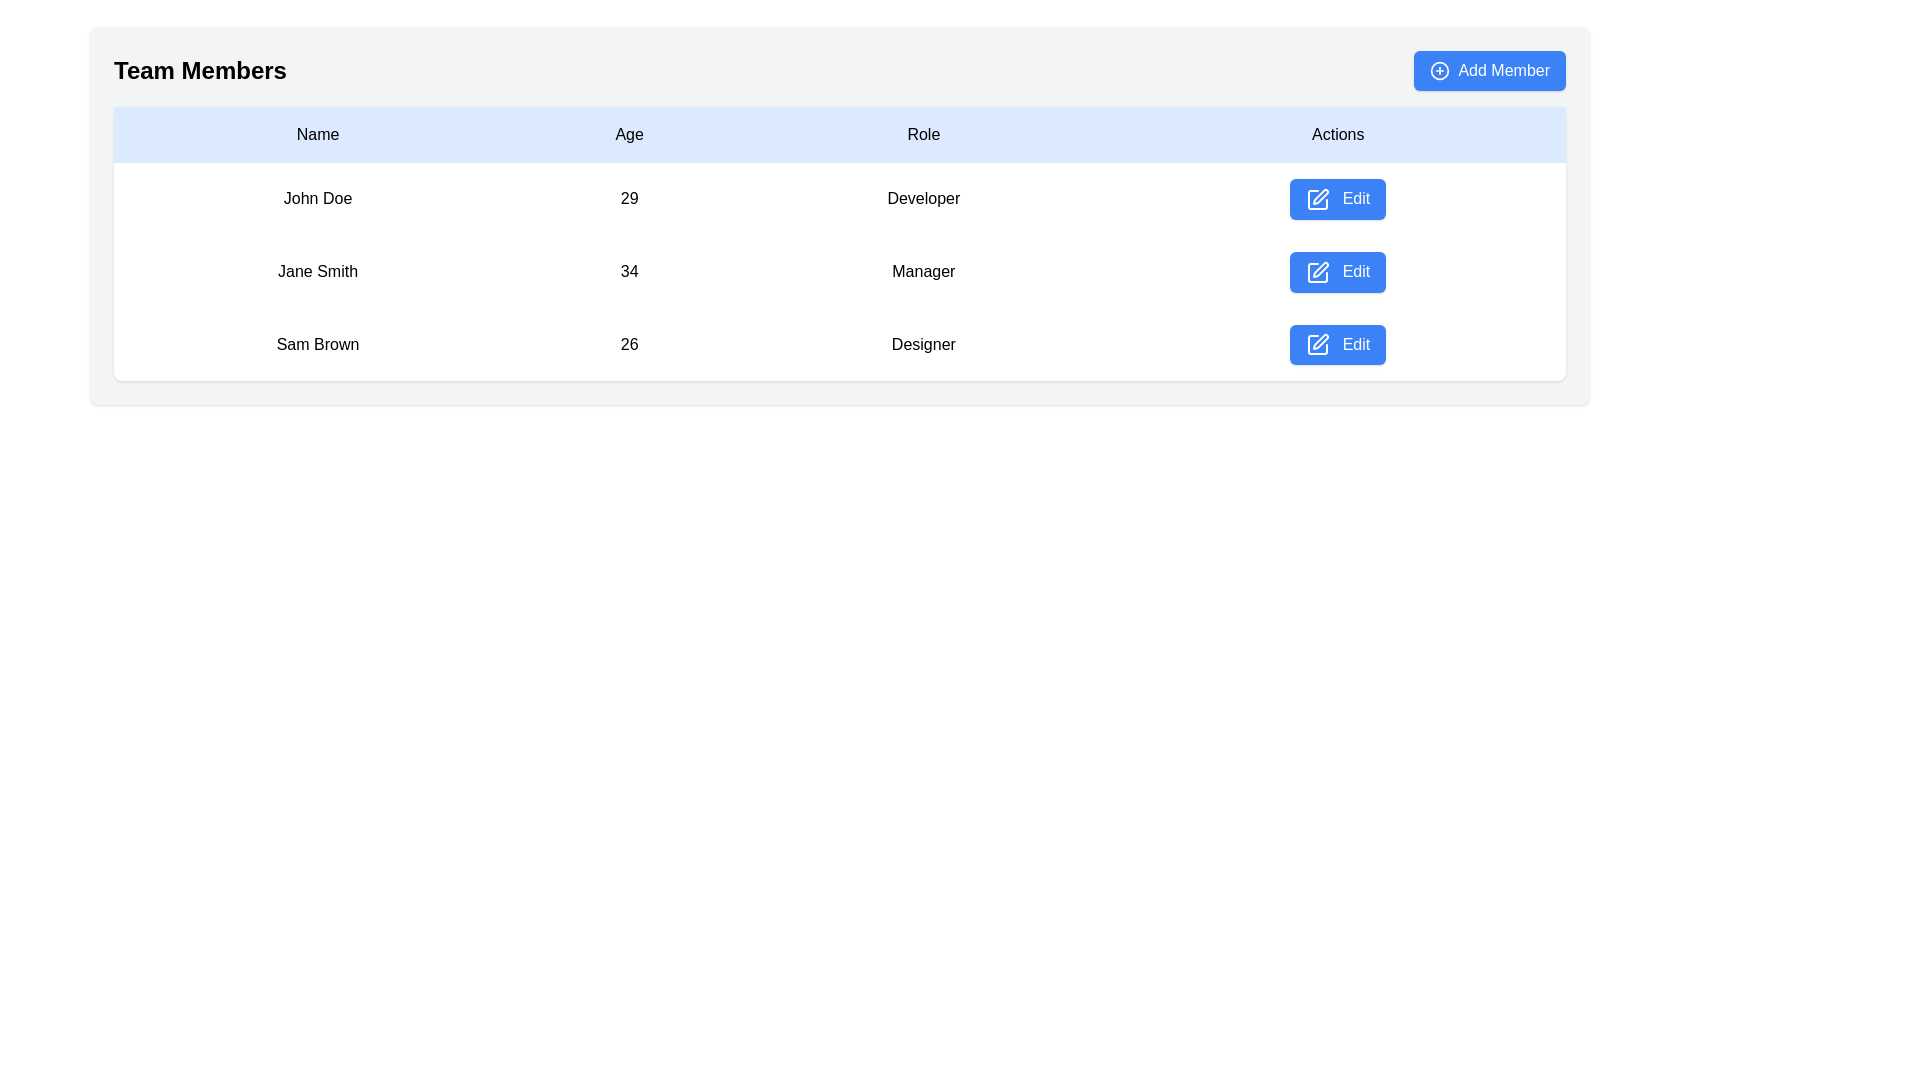 This screenshot has height=1080, width=1920. What do you see at coordinates (628, 199) in the screenshot?
I see `the text element displaying the age of 'John Doe' located in the second cell of the row corresponding to his details in the table, beside the 'Developer' cell` at bounding box center [628, 199].